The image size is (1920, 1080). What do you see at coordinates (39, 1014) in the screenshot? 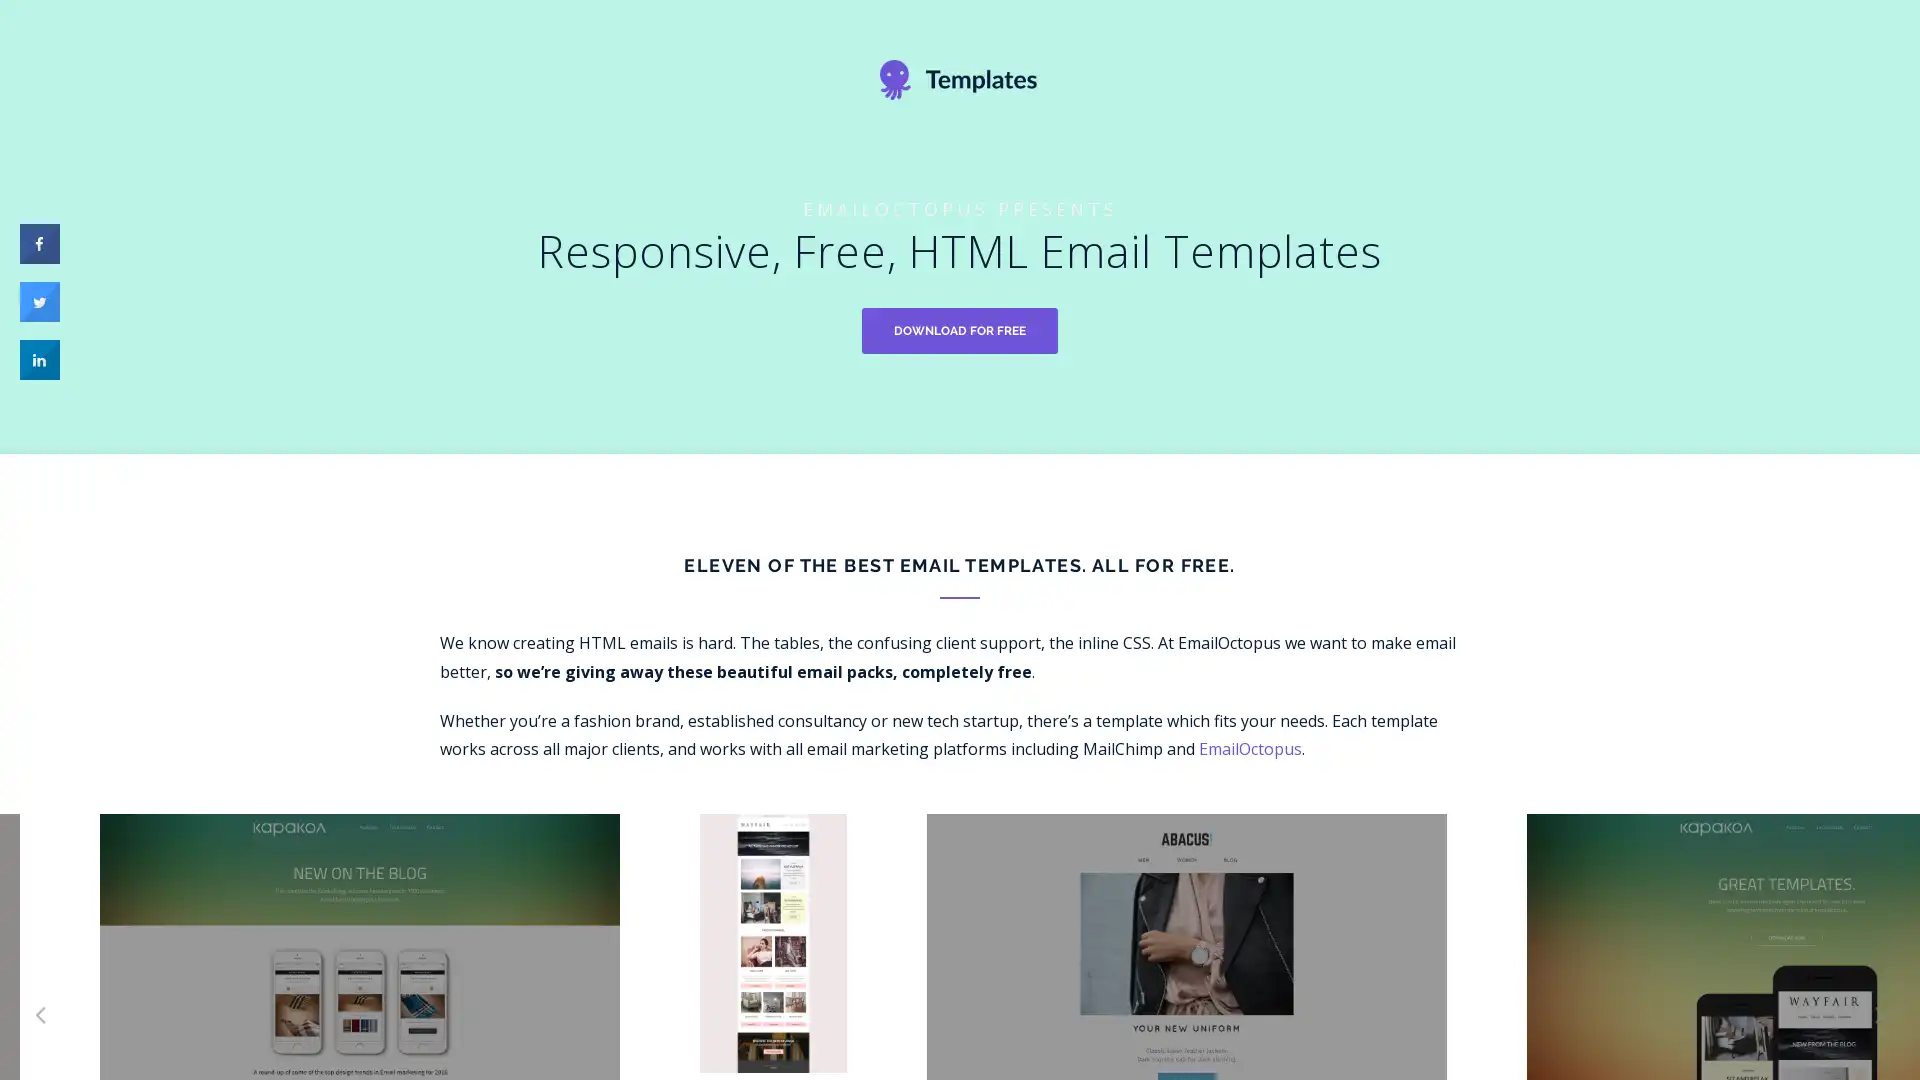
I see `Previous` at bounding box center [39, 1014].